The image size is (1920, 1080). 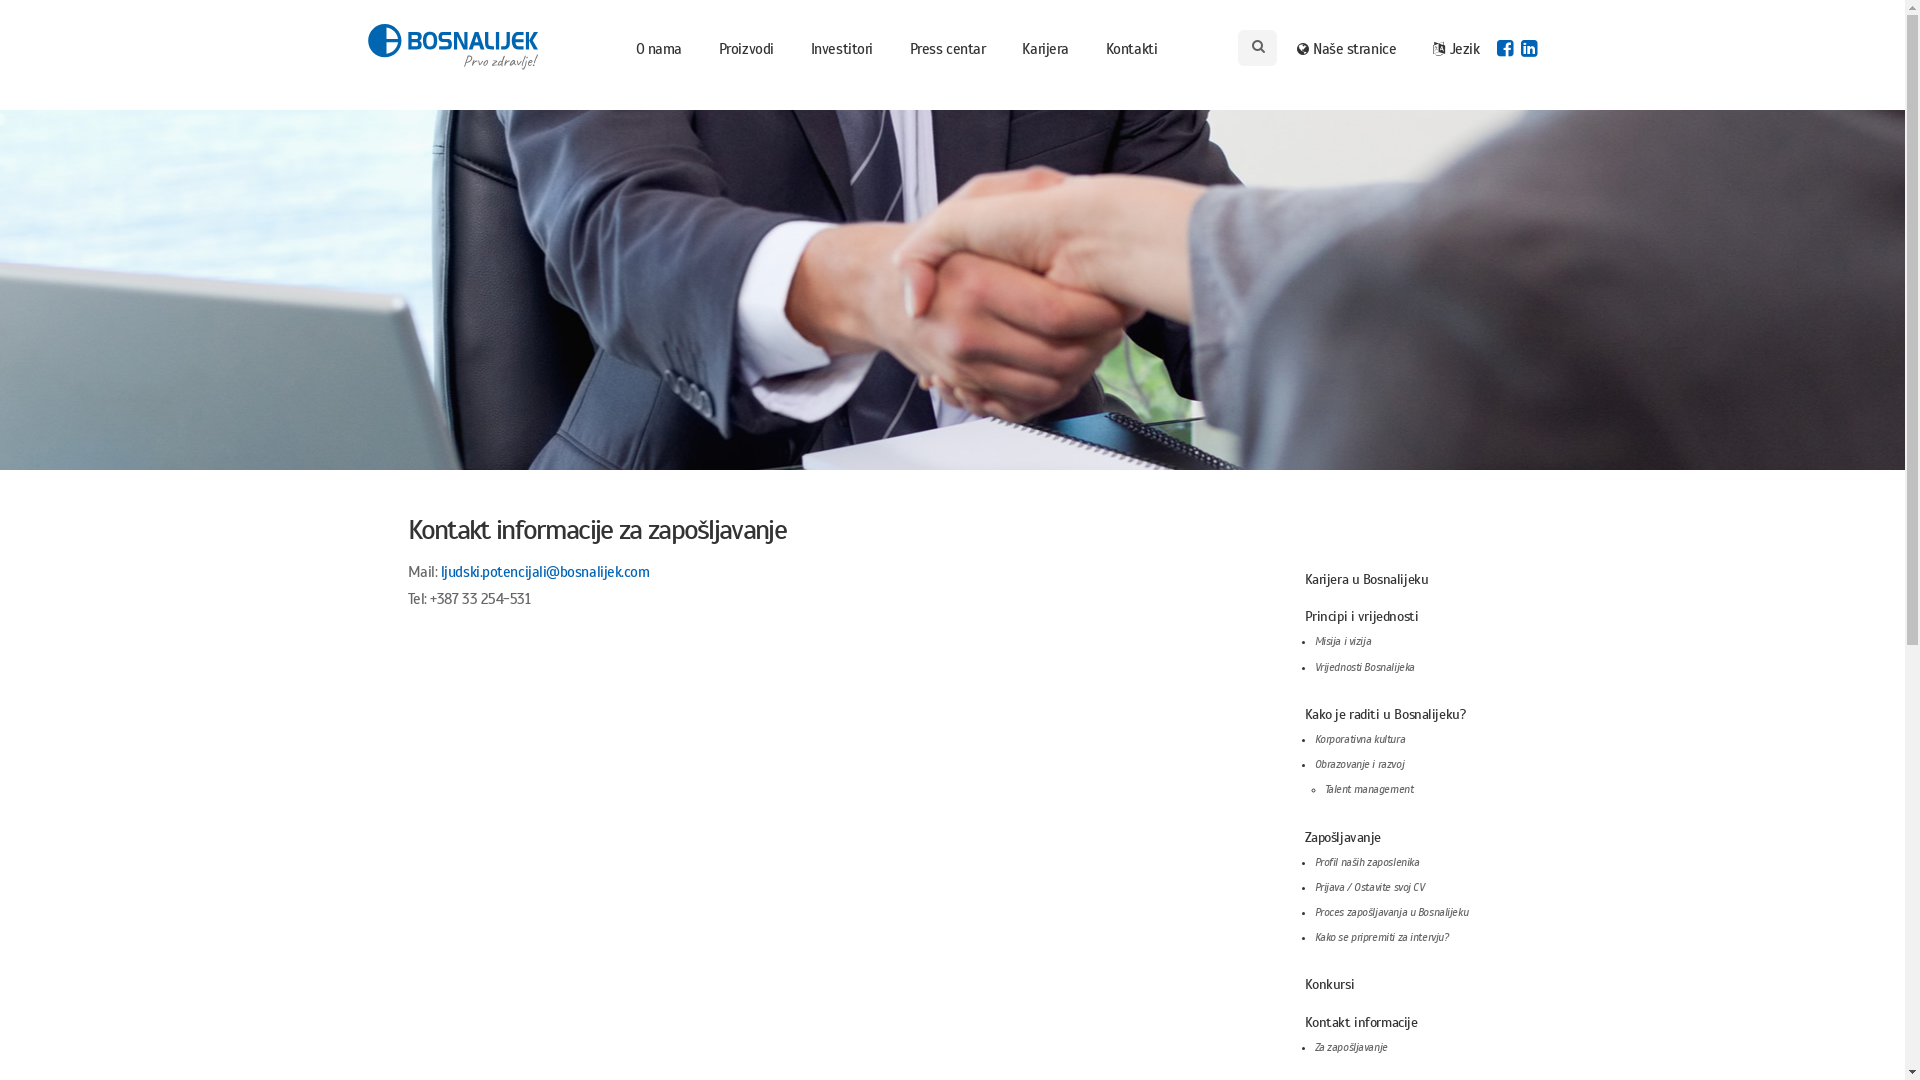 What do you see at coordinates (1367, 886) in the screenshot?
I see `'Prijava / Ostavite svoj CV'` at bounding box center [1367, 886].